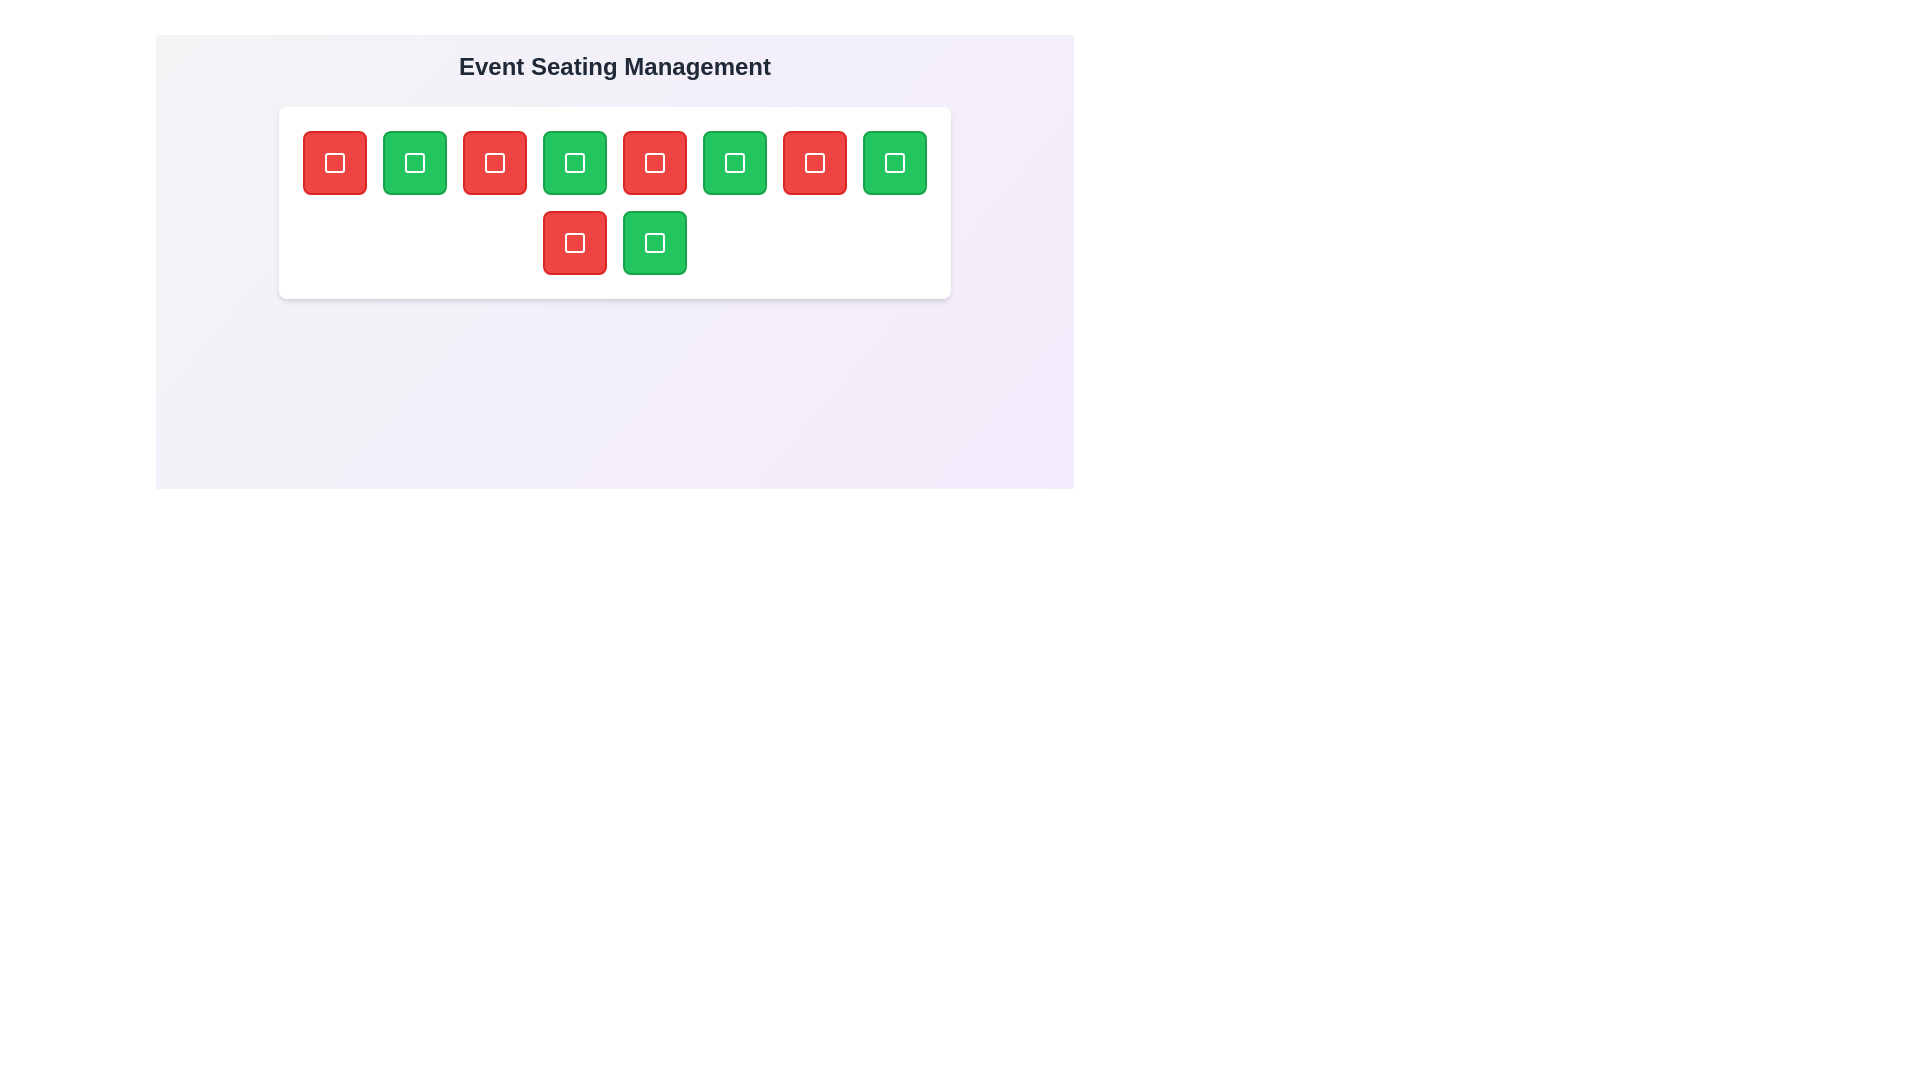 This screenshot has height=1080, width=1920. Describe the element at coordinates (733, 161) in the screenshot. I see `the inner square icon located inside the fourth green square from the left in the top row of squares, which is styled as an outline and appears empty` at that location.